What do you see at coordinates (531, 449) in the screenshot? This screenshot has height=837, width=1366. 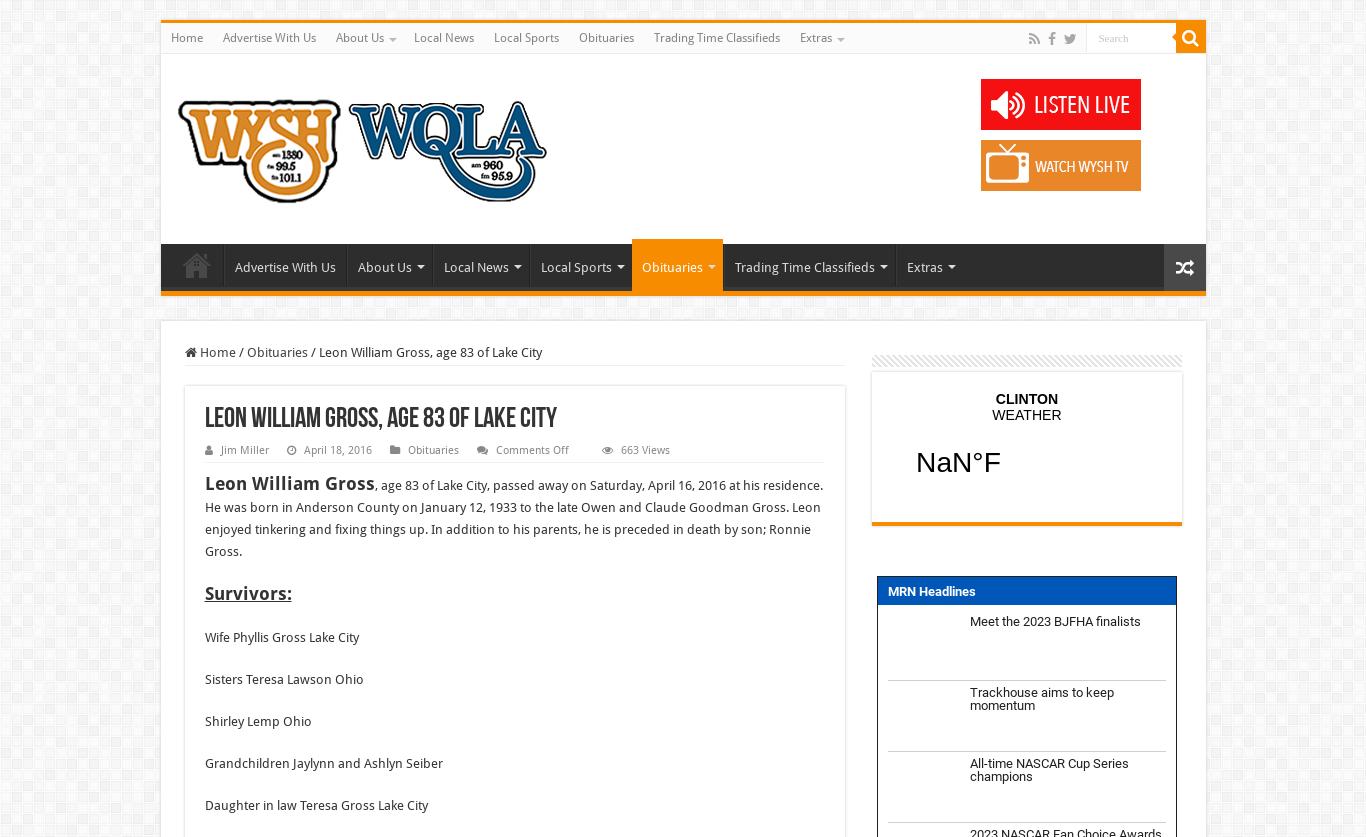 I see `'Comments Off'` at bounding box center [531, 449].